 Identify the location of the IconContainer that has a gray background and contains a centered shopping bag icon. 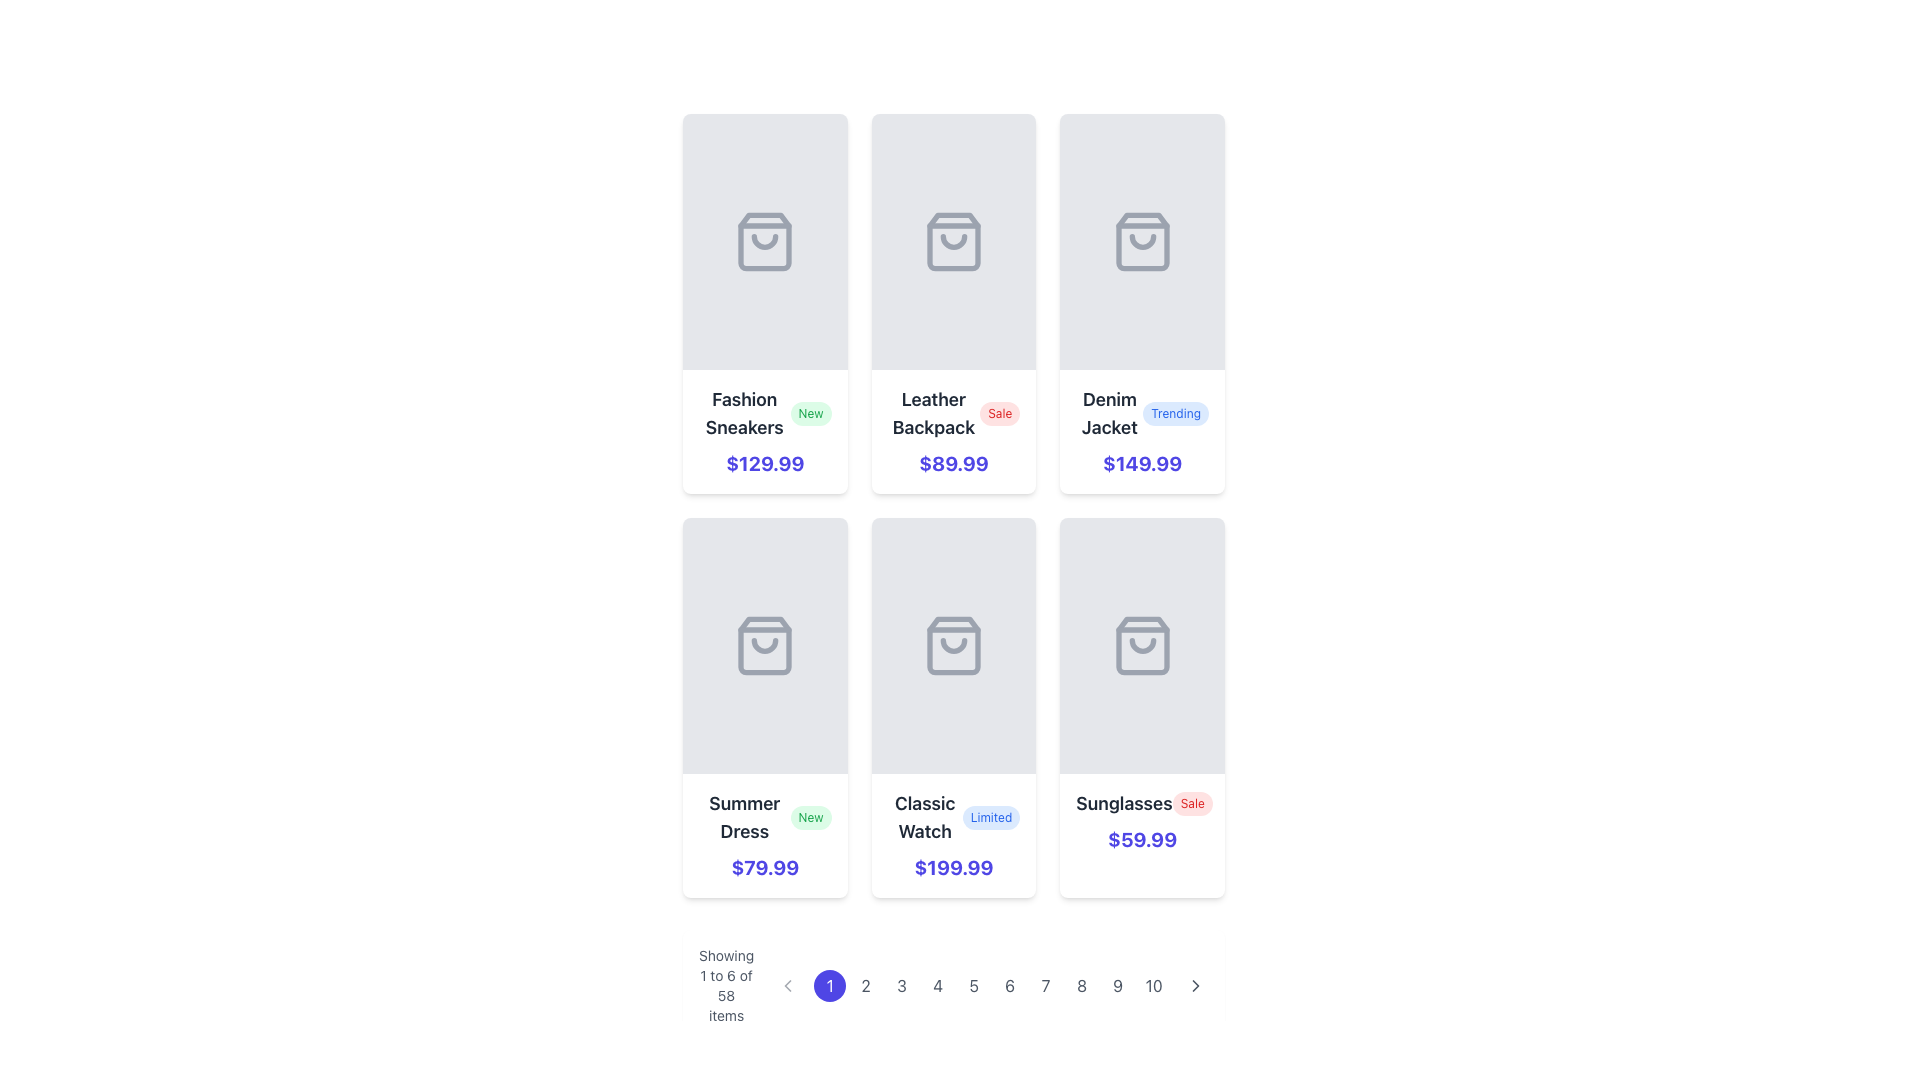
(953, 241).